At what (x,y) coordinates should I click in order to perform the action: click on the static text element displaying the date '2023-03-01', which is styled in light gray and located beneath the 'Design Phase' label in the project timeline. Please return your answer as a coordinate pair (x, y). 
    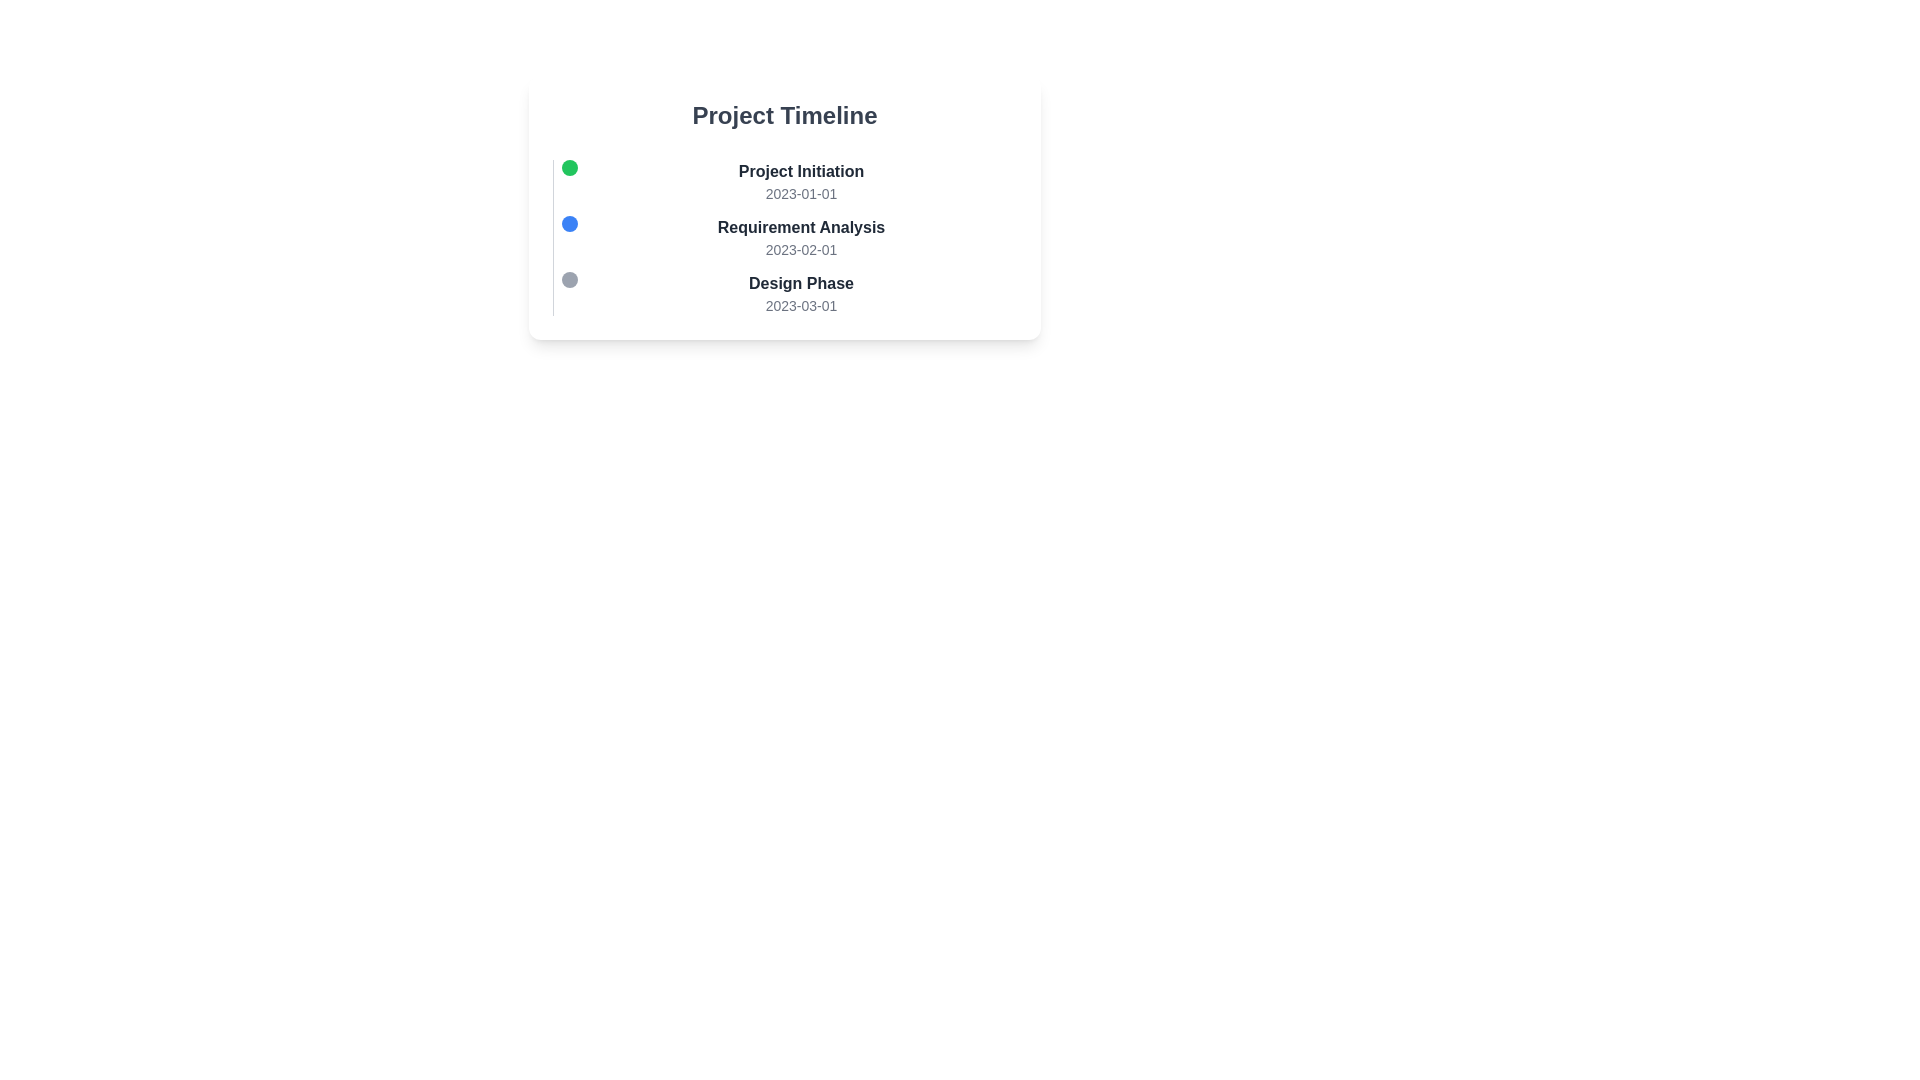
    Looking at the image, I should click on (801, 305).